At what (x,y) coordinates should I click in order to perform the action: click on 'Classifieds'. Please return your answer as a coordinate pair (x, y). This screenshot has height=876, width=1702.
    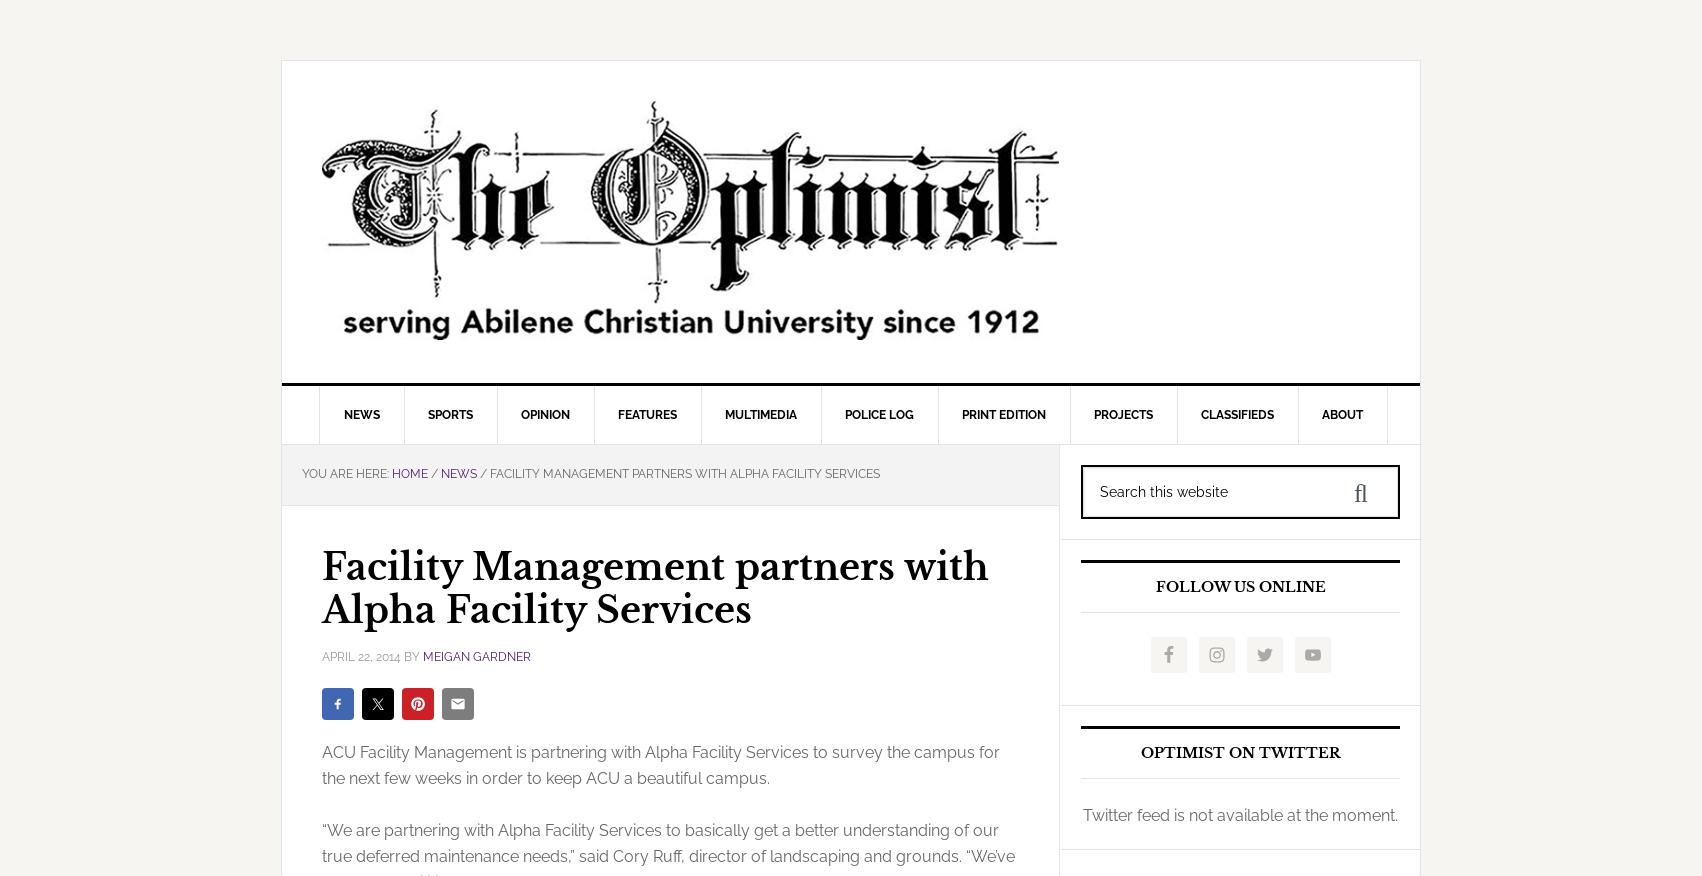
    Looking at the image, I should click on (1236, 414).